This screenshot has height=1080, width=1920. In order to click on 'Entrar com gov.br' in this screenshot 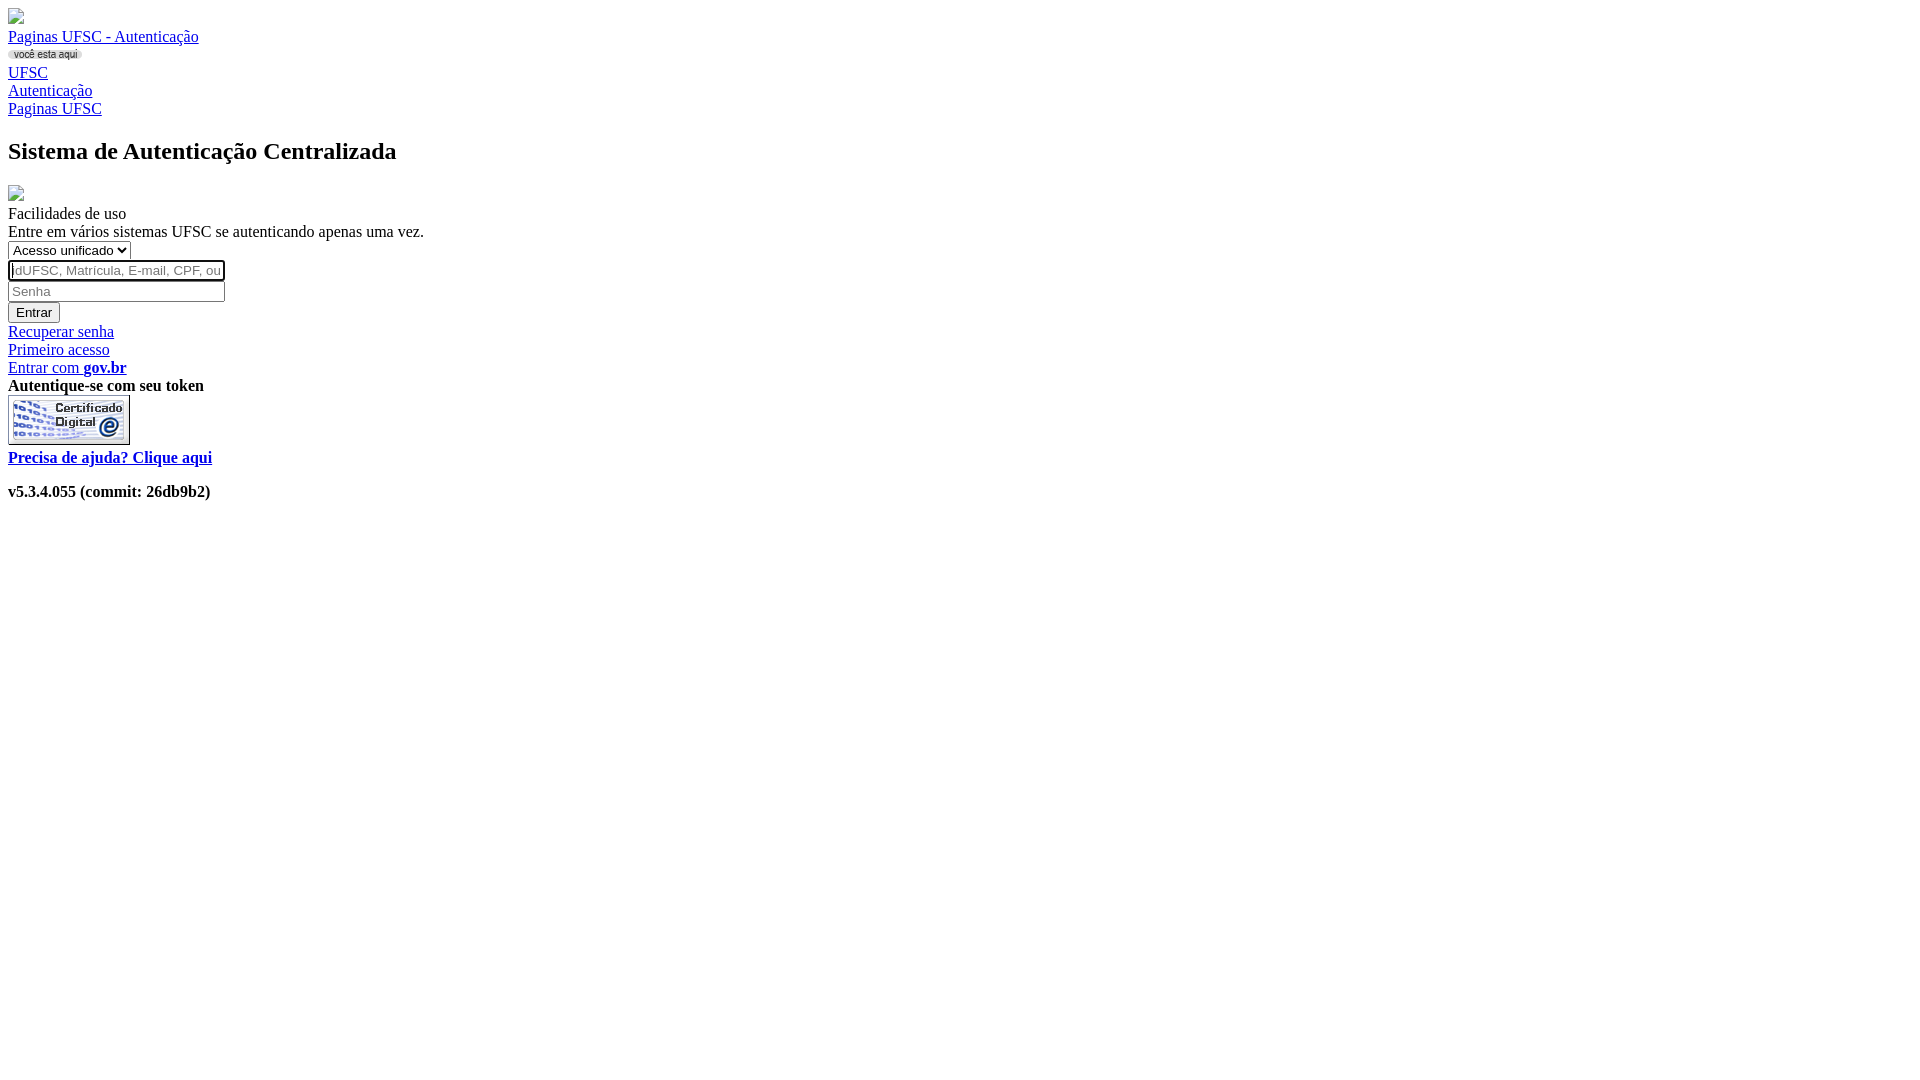, I will do `click(67, 367)`.